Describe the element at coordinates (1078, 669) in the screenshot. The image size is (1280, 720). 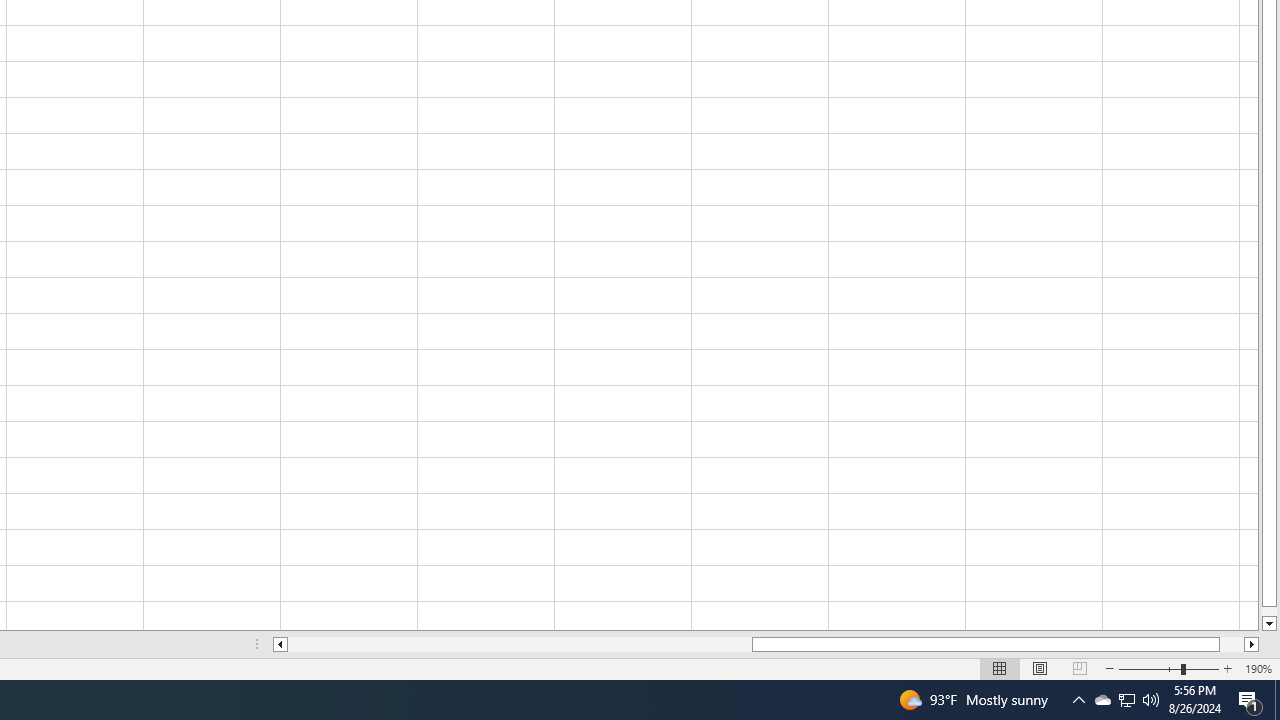
I see `'Page Break Preview'` at that location.